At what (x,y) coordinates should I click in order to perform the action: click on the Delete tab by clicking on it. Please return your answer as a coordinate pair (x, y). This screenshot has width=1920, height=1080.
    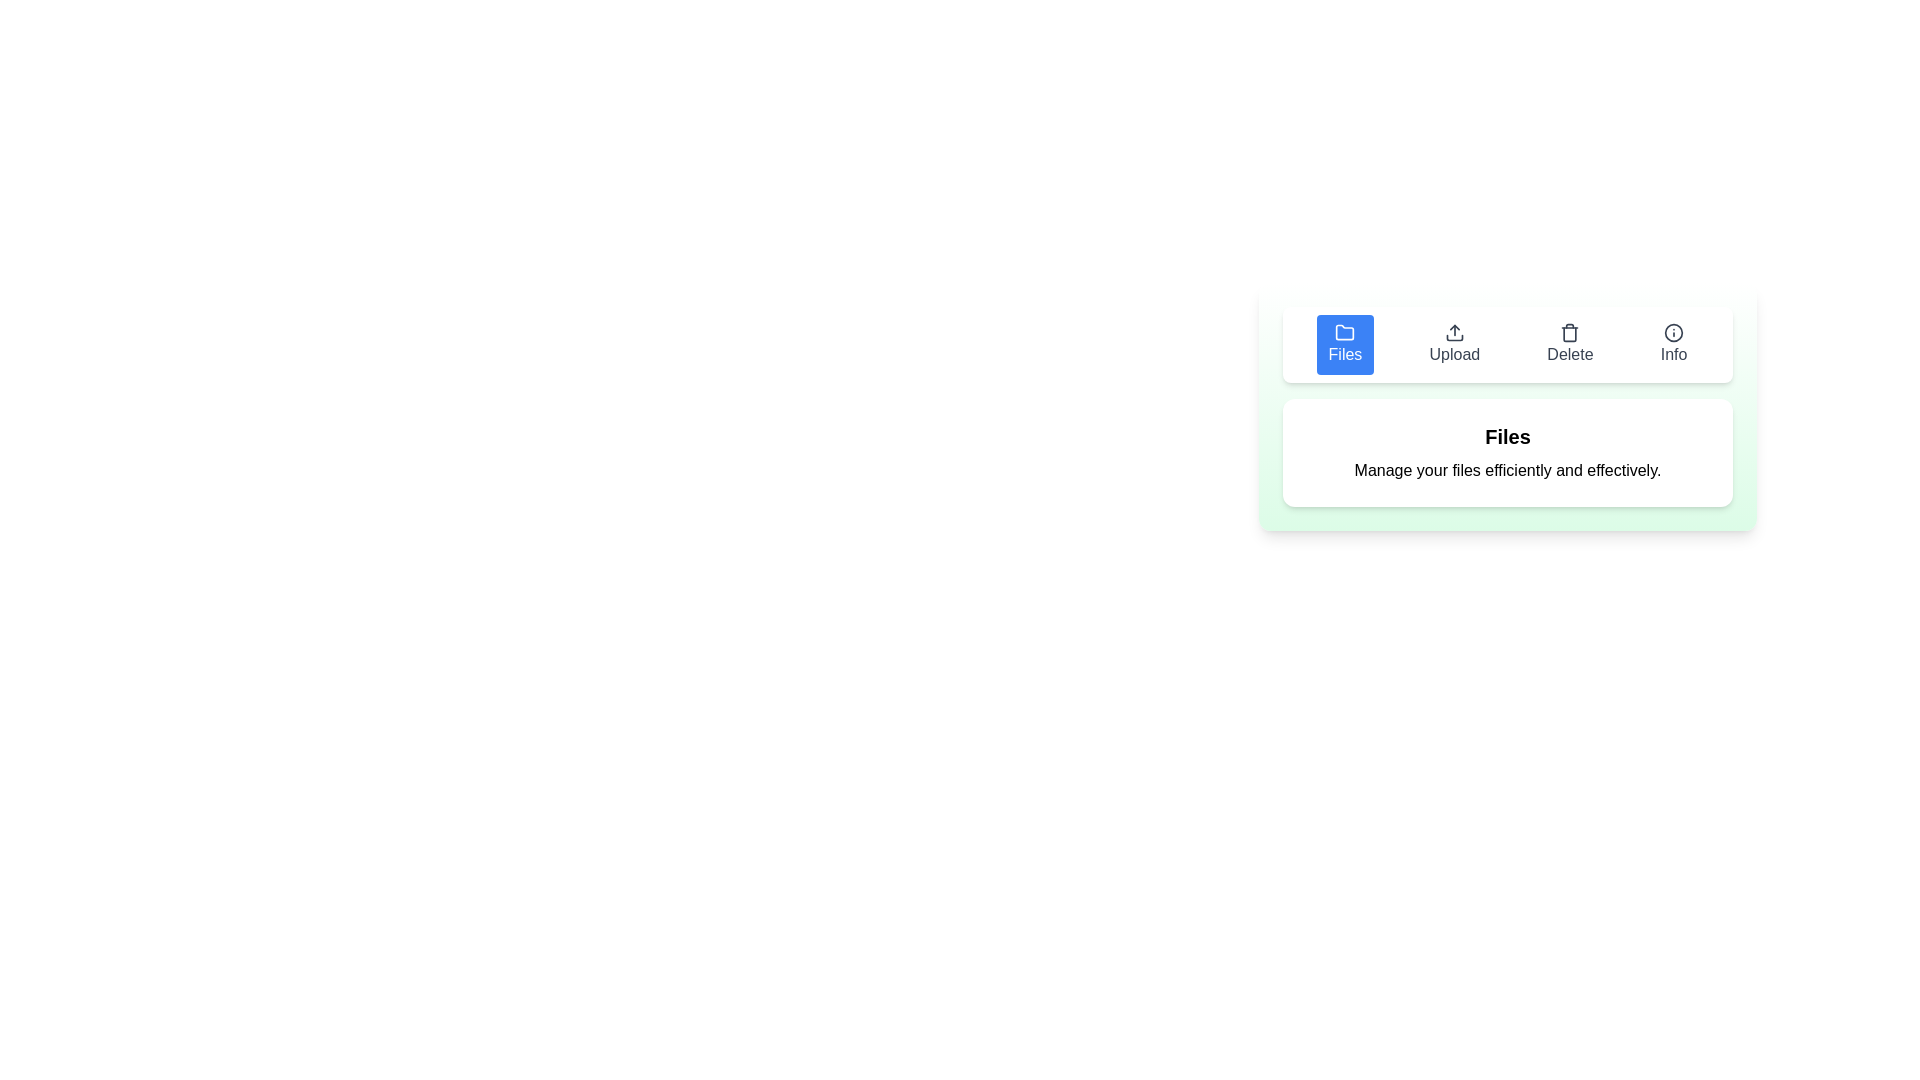
    Looking at the image, I should click on (1568, 343).